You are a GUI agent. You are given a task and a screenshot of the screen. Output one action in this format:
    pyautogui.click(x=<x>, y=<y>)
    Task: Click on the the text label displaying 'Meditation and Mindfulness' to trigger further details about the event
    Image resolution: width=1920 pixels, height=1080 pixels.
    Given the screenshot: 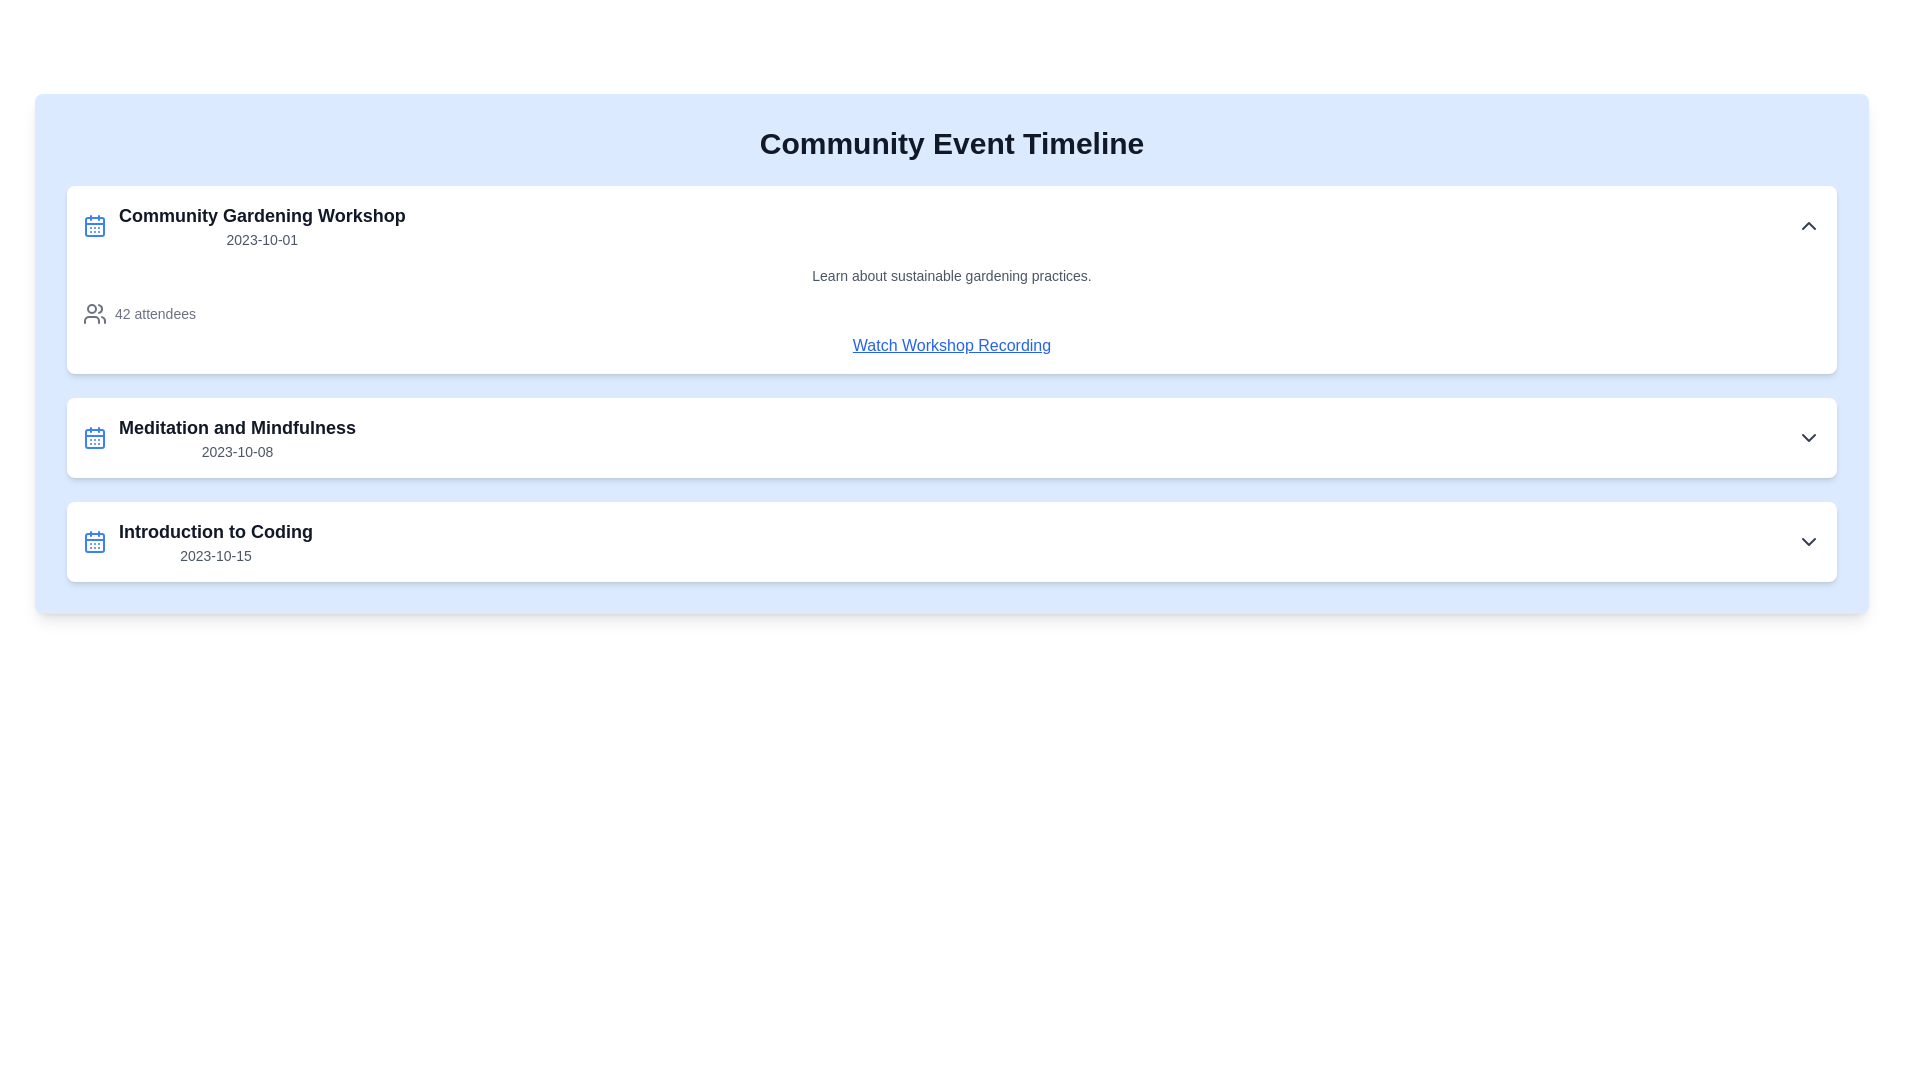 What is the action you would take?
    pyautogui.click(x=237, y=427)
    